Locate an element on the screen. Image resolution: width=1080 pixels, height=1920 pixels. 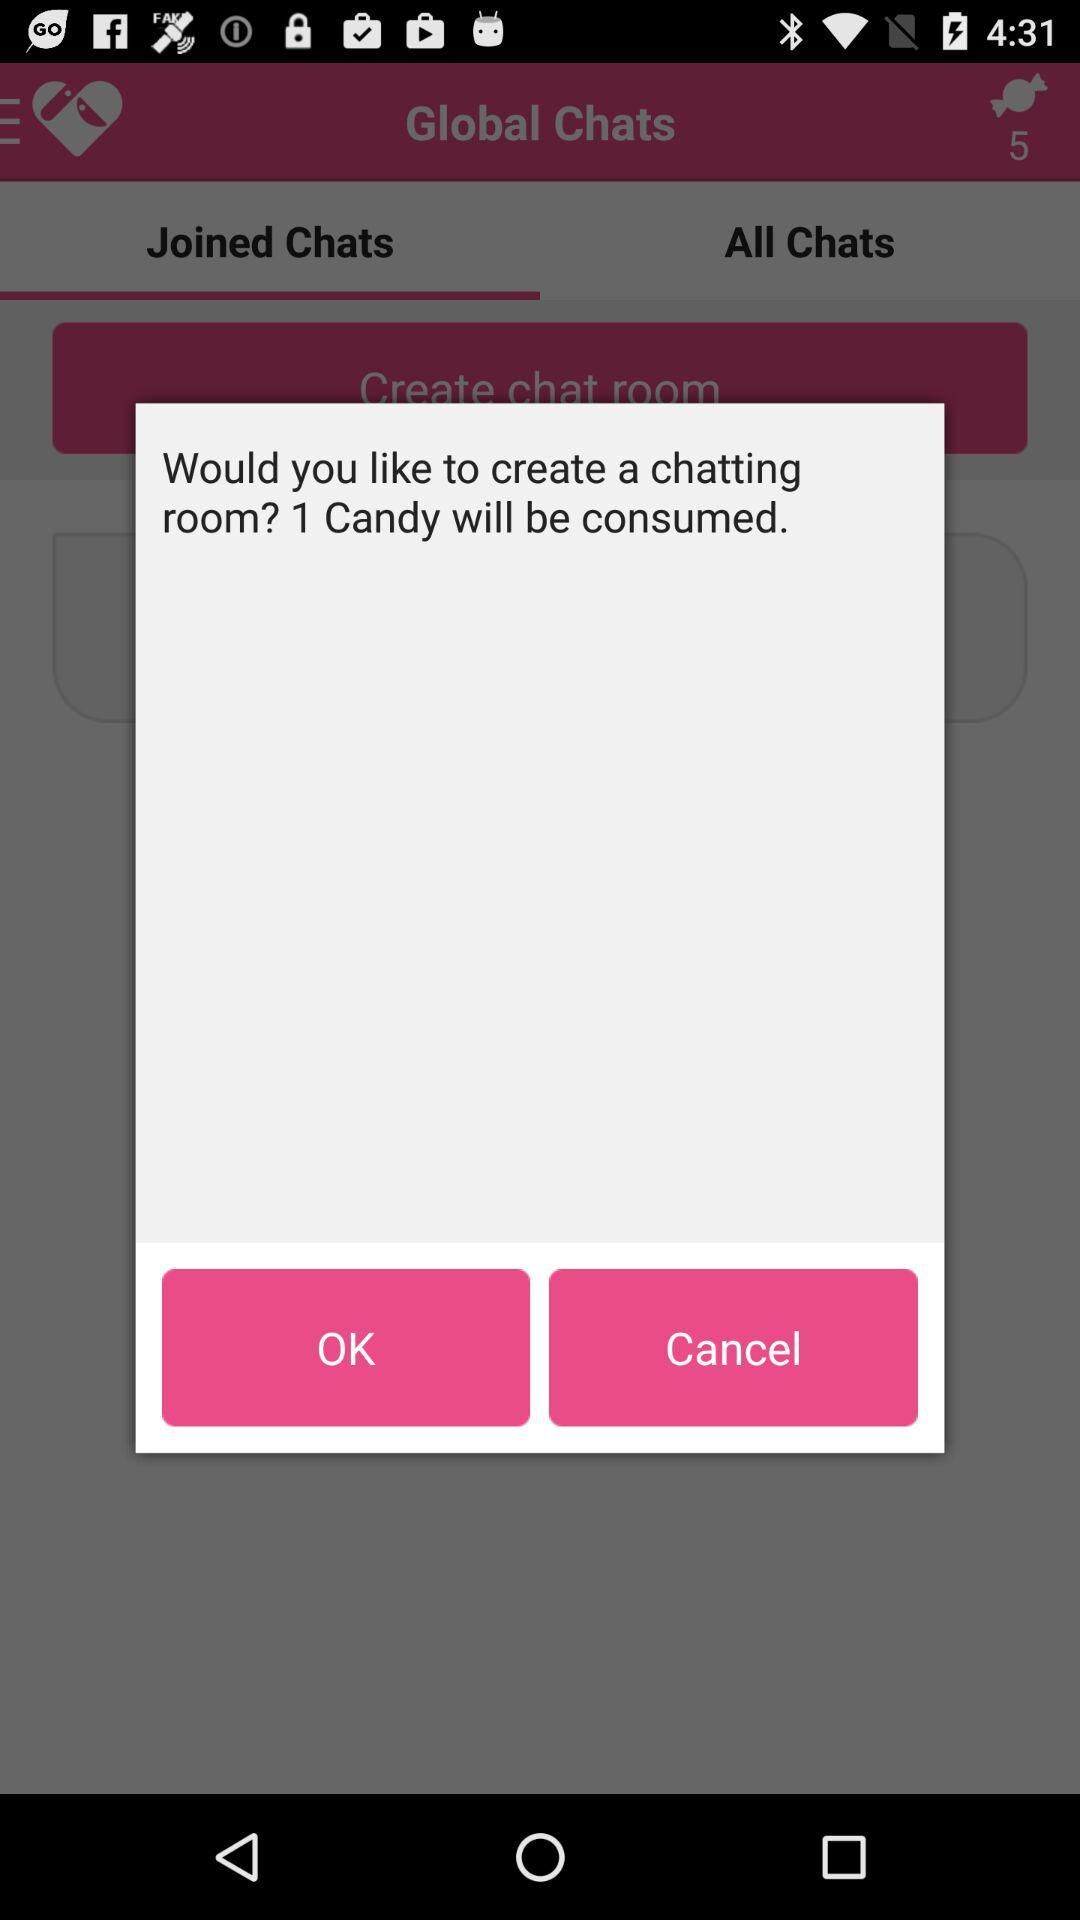
app below would you like icon is located at coordinates (733, 1347).